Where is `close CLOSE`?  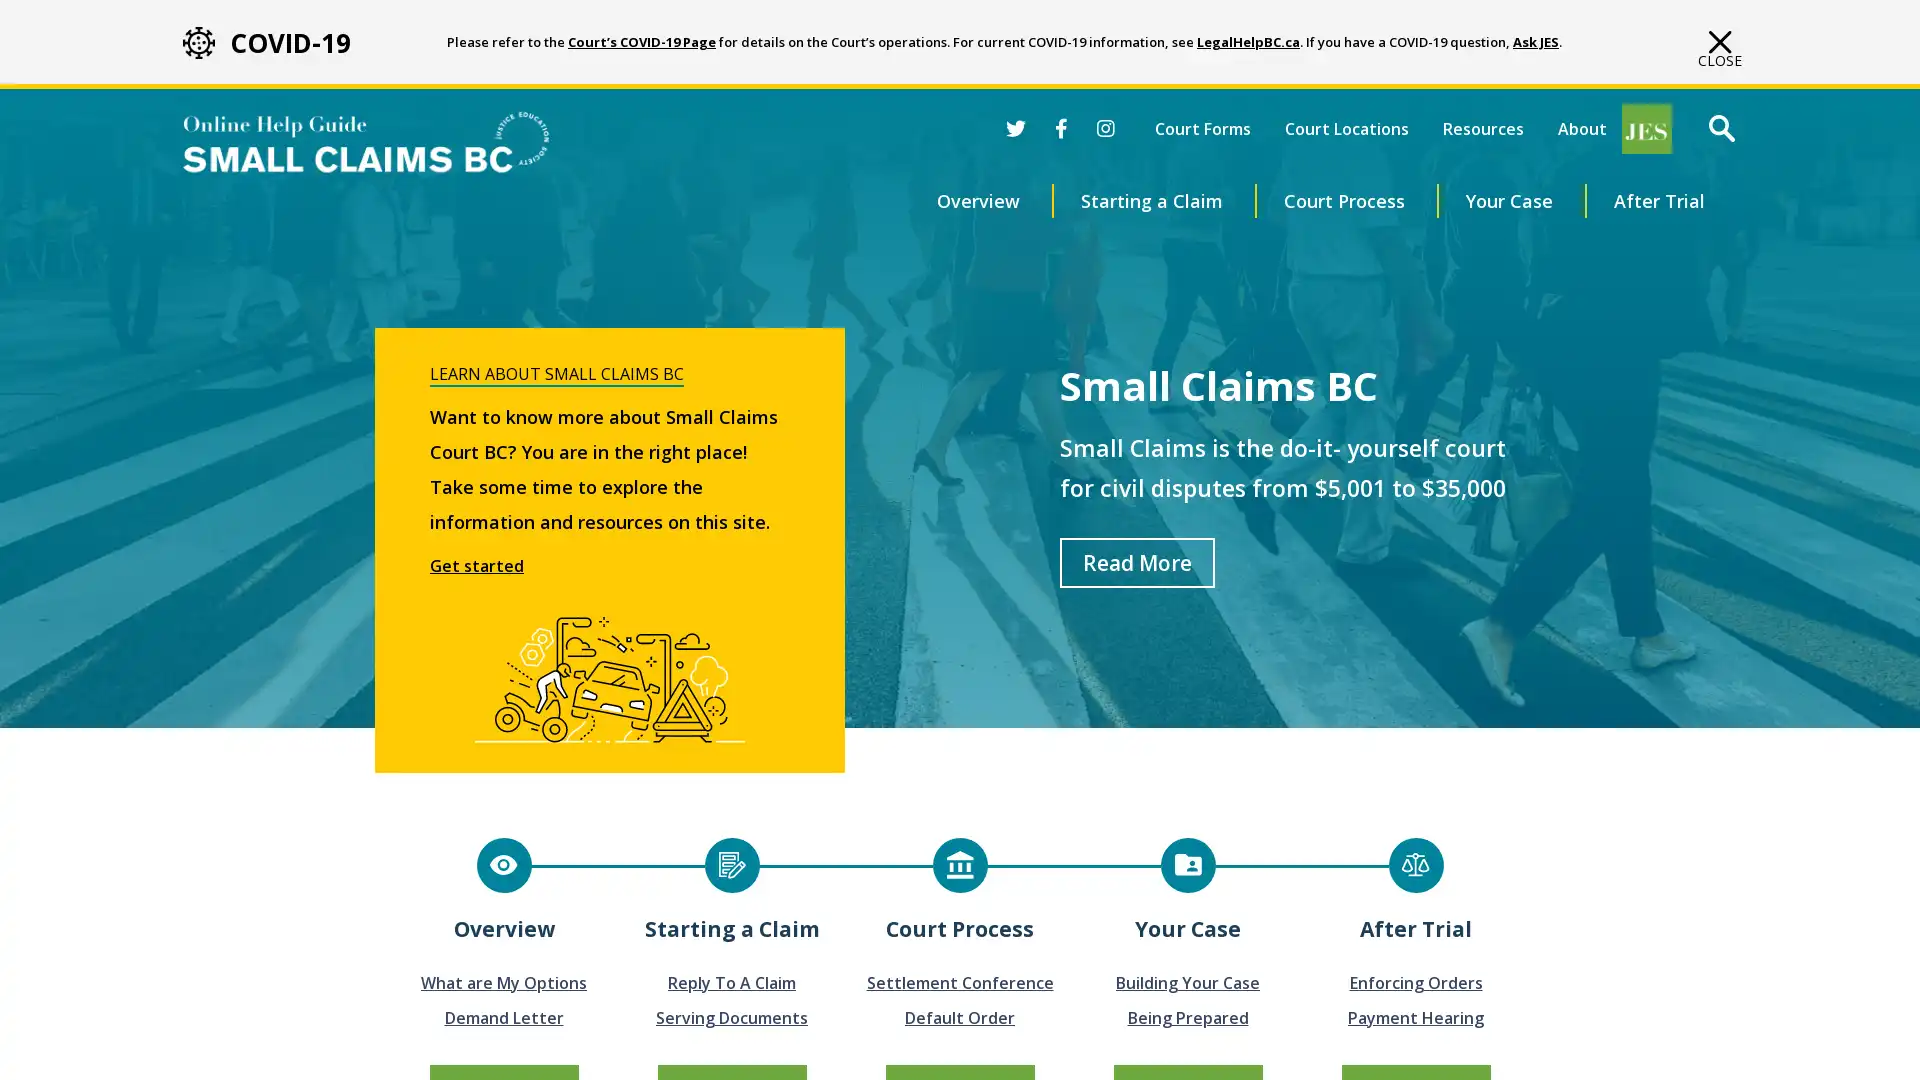
close CLOSE is located at coordinates (1718, 48).